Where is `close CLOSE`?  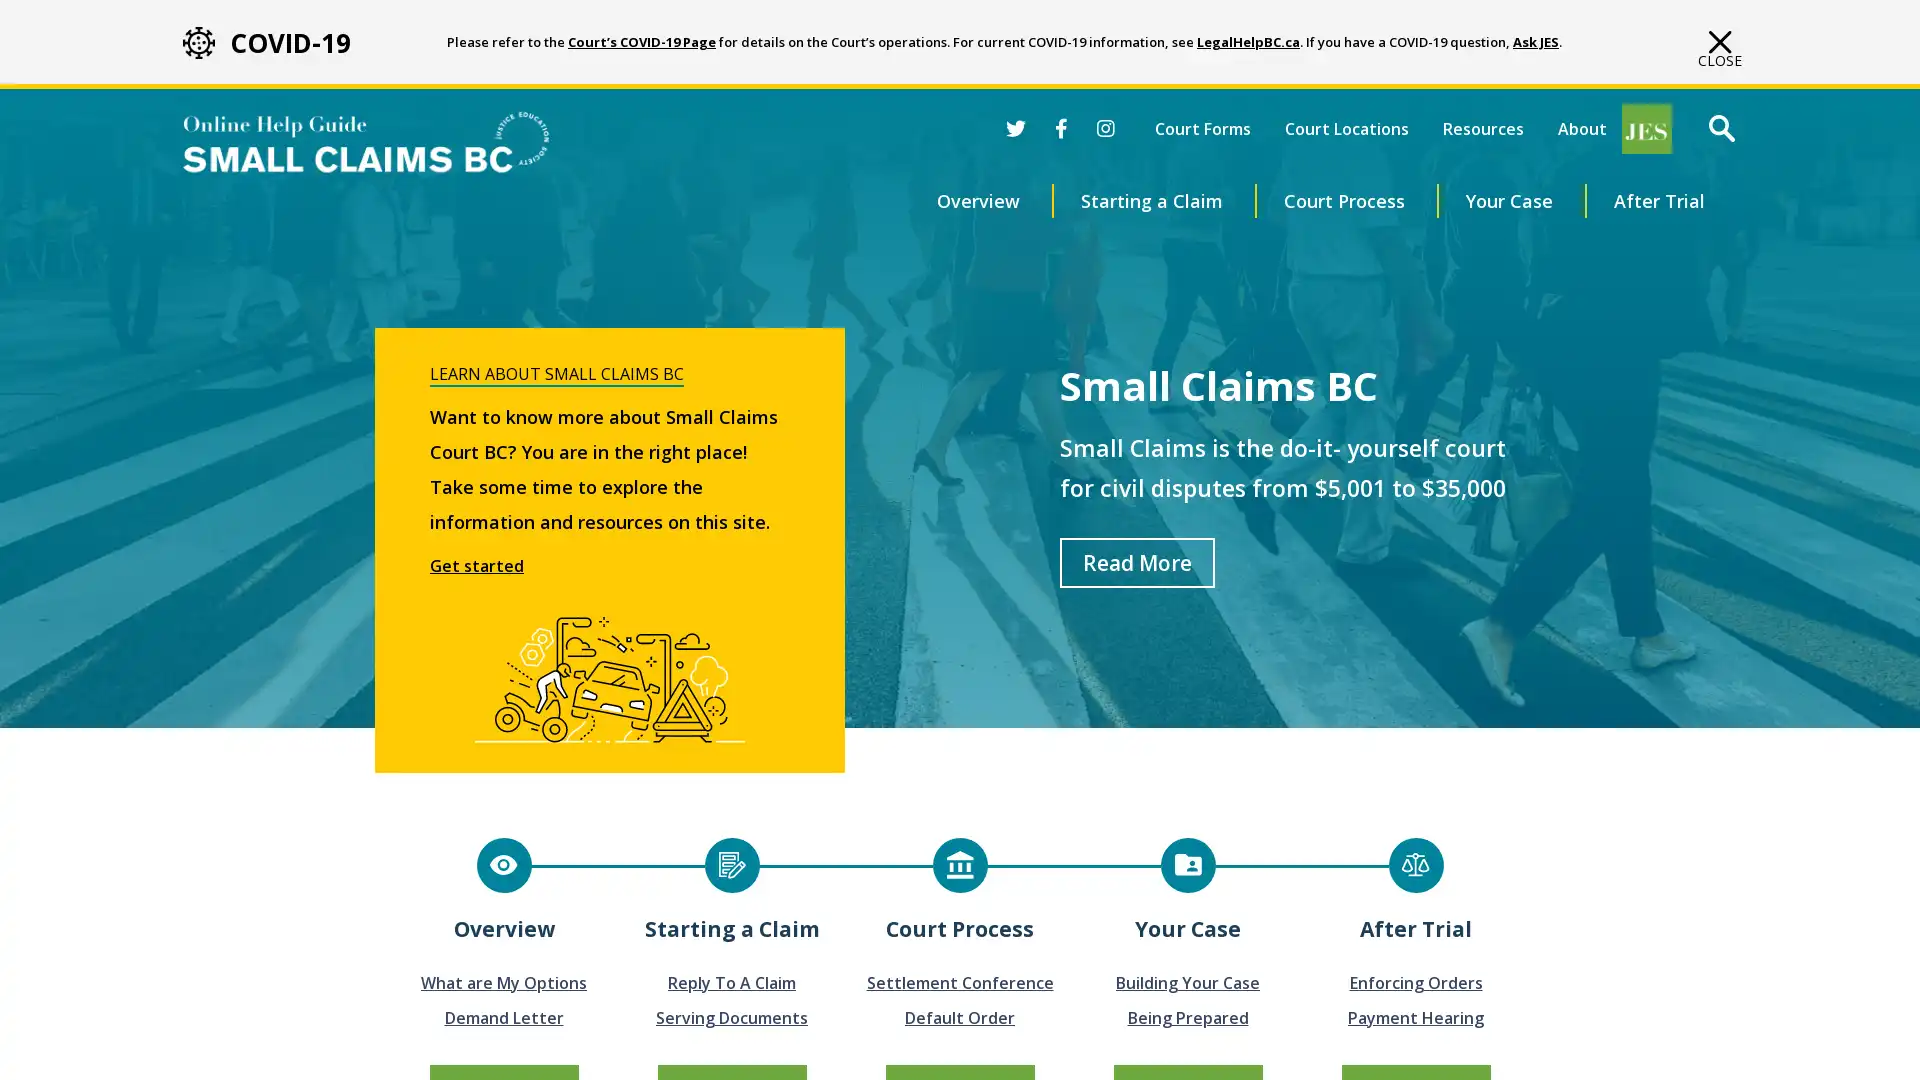
close CLOSE is located at coordinates (1718, 48).